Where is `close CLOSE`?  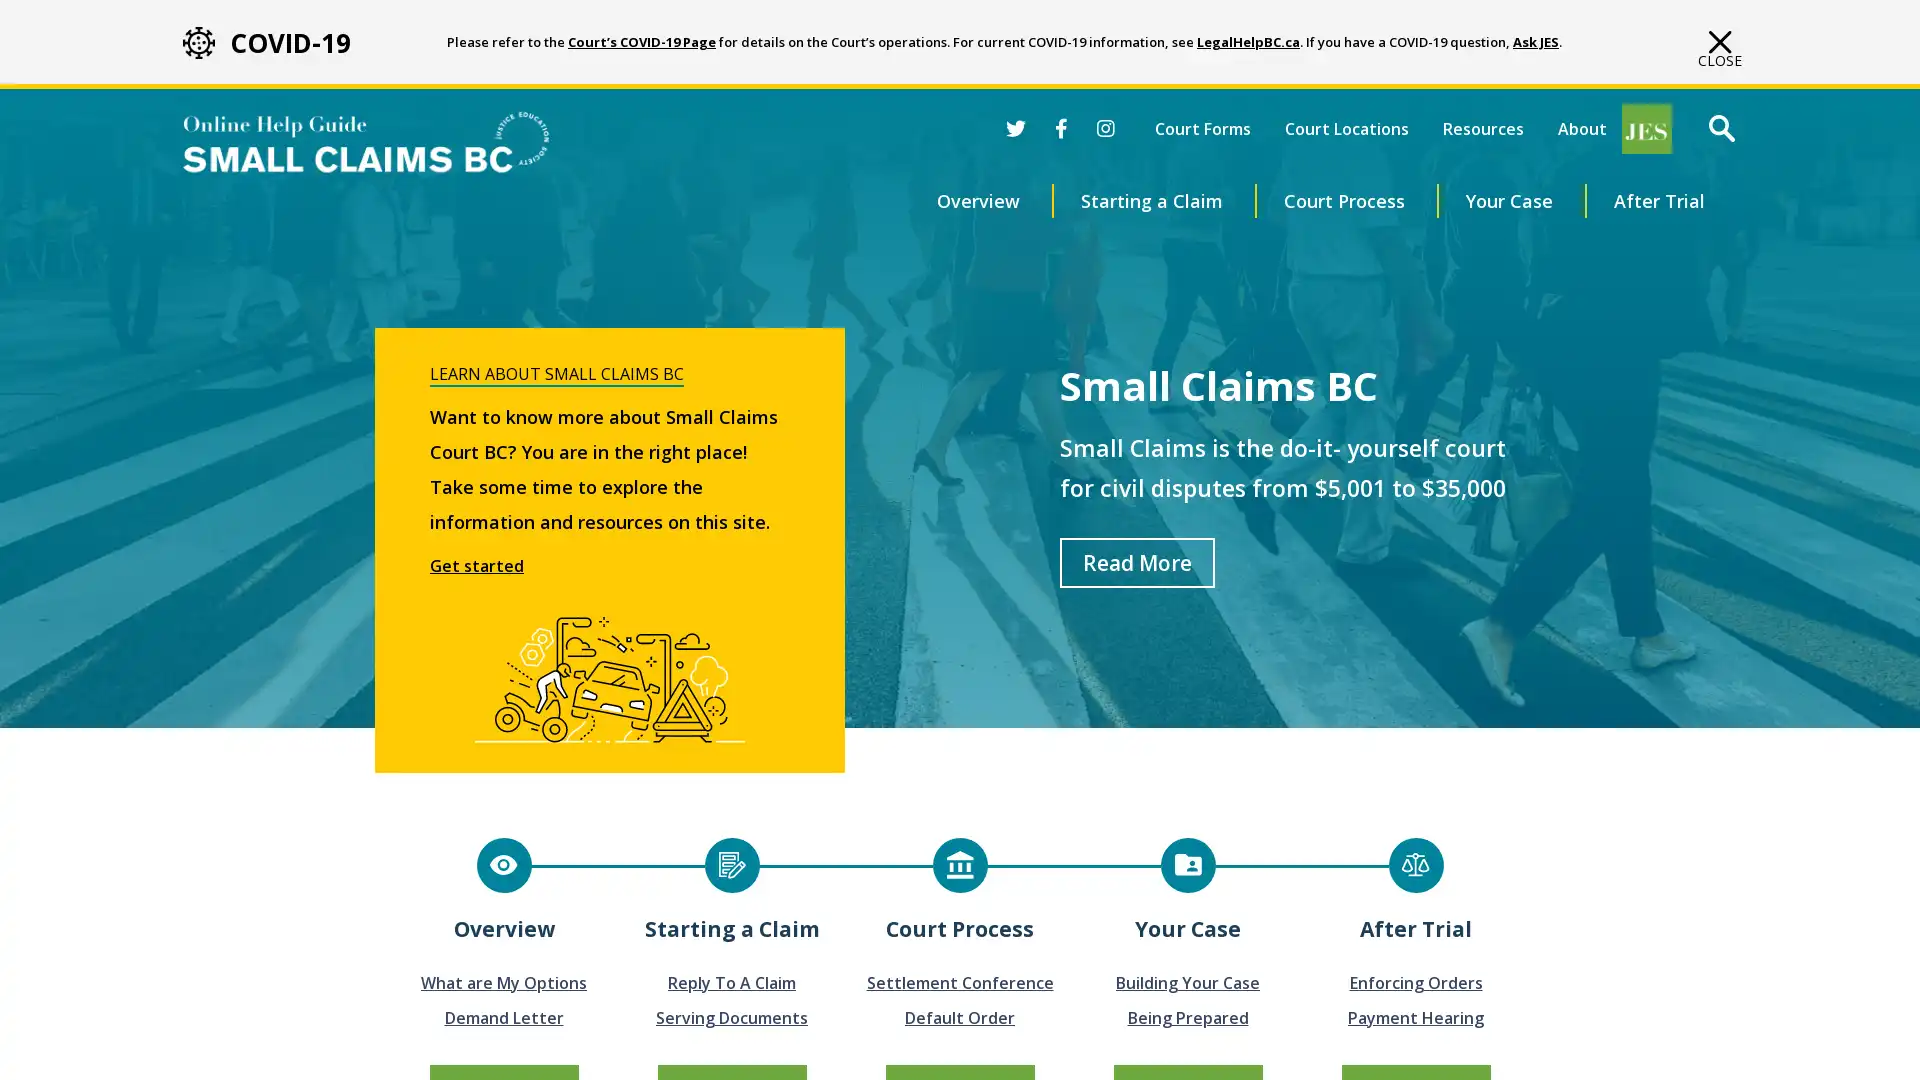
close CLOSE is located at coordinates (1718, 48).